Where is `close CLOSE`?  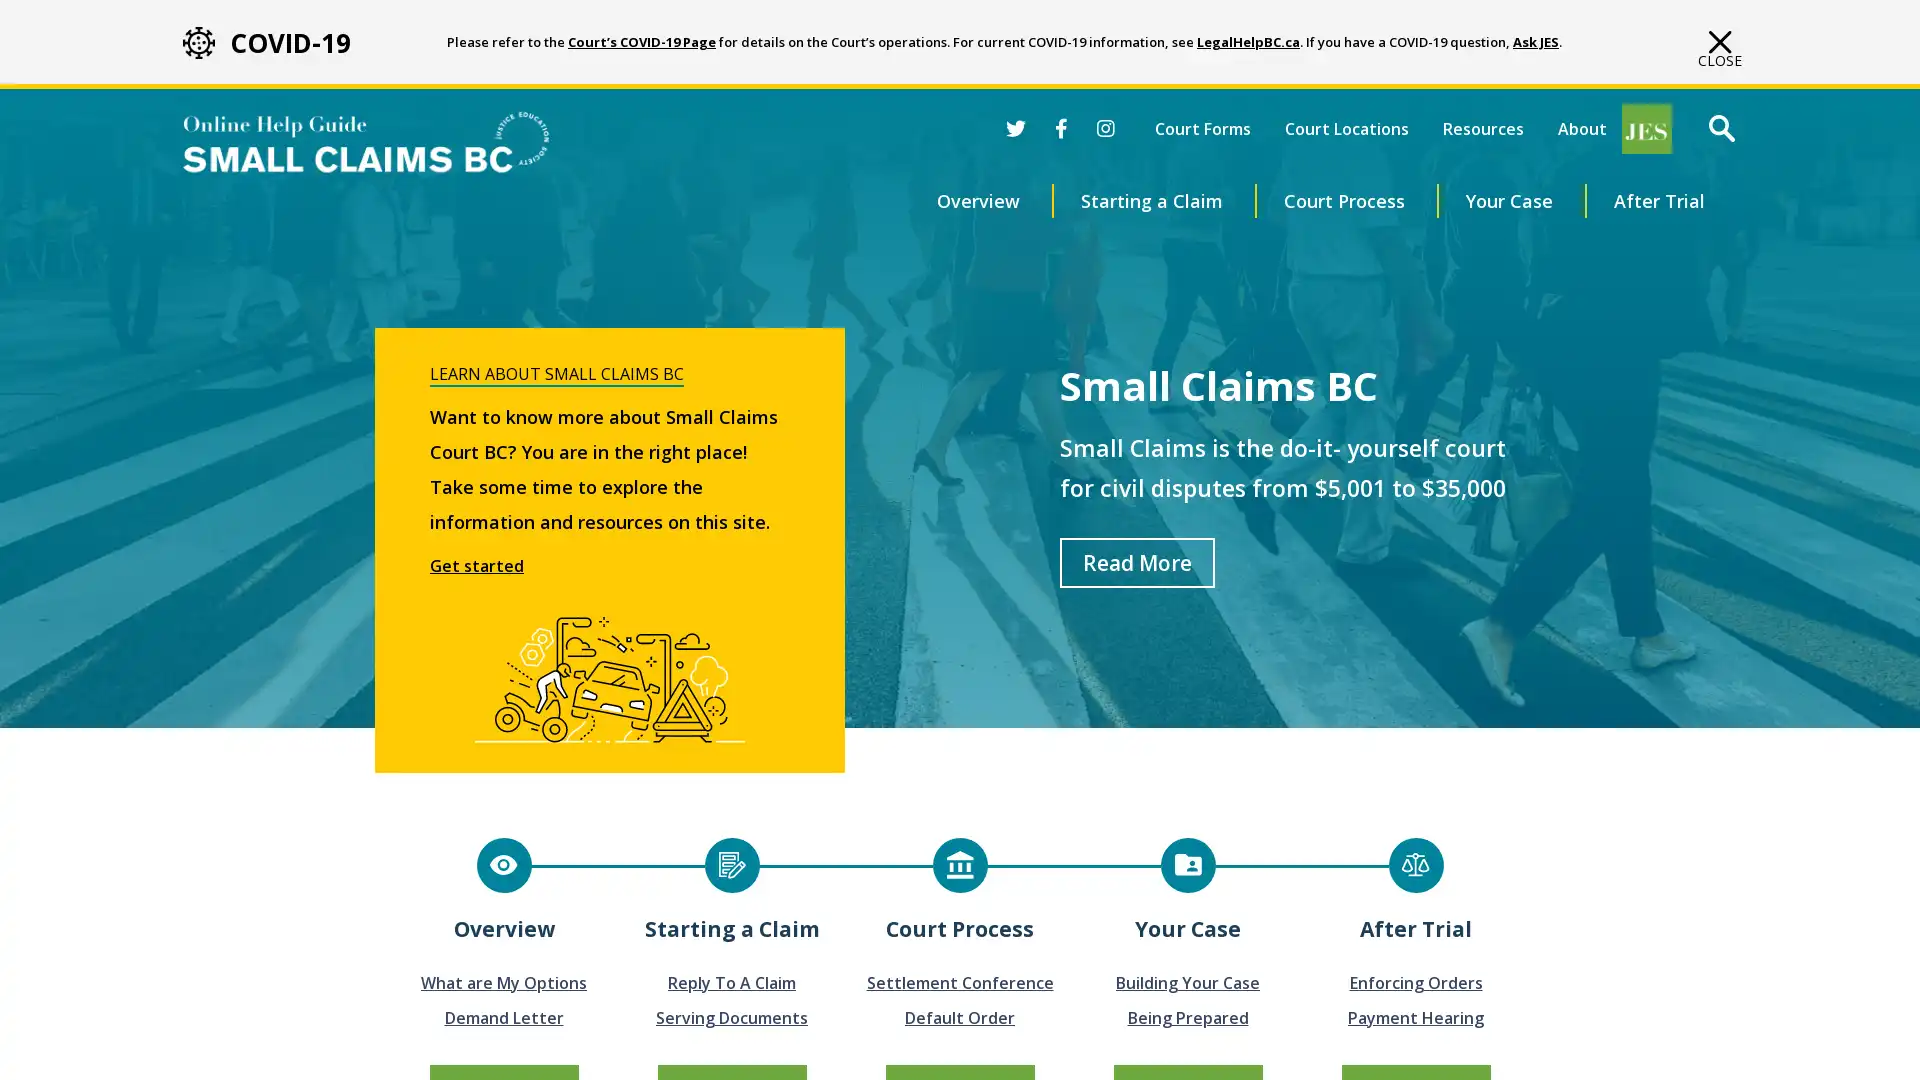
close CLOSE is located at coordinates (1718, 48).